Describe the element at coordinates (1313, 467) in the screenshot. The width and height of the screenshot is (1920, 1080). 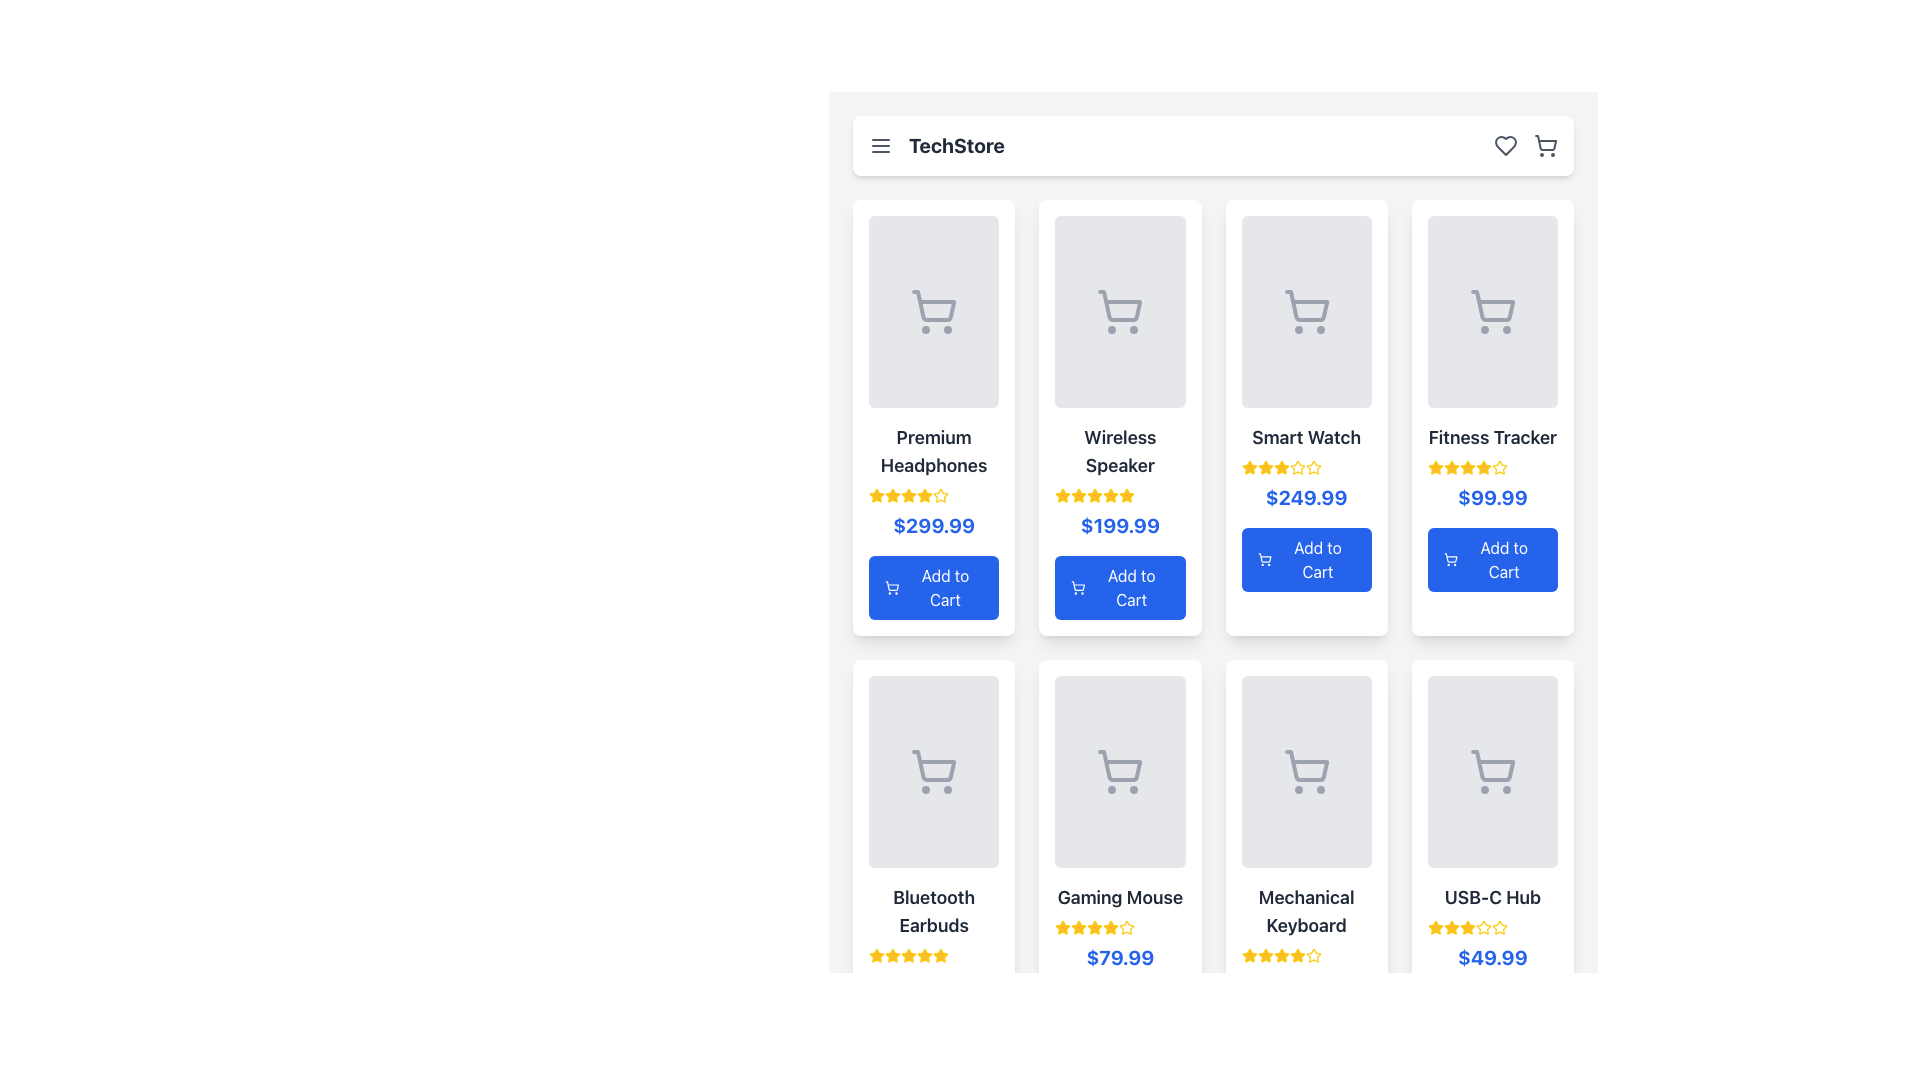
I see `the fifth yellow star icon` at that location.